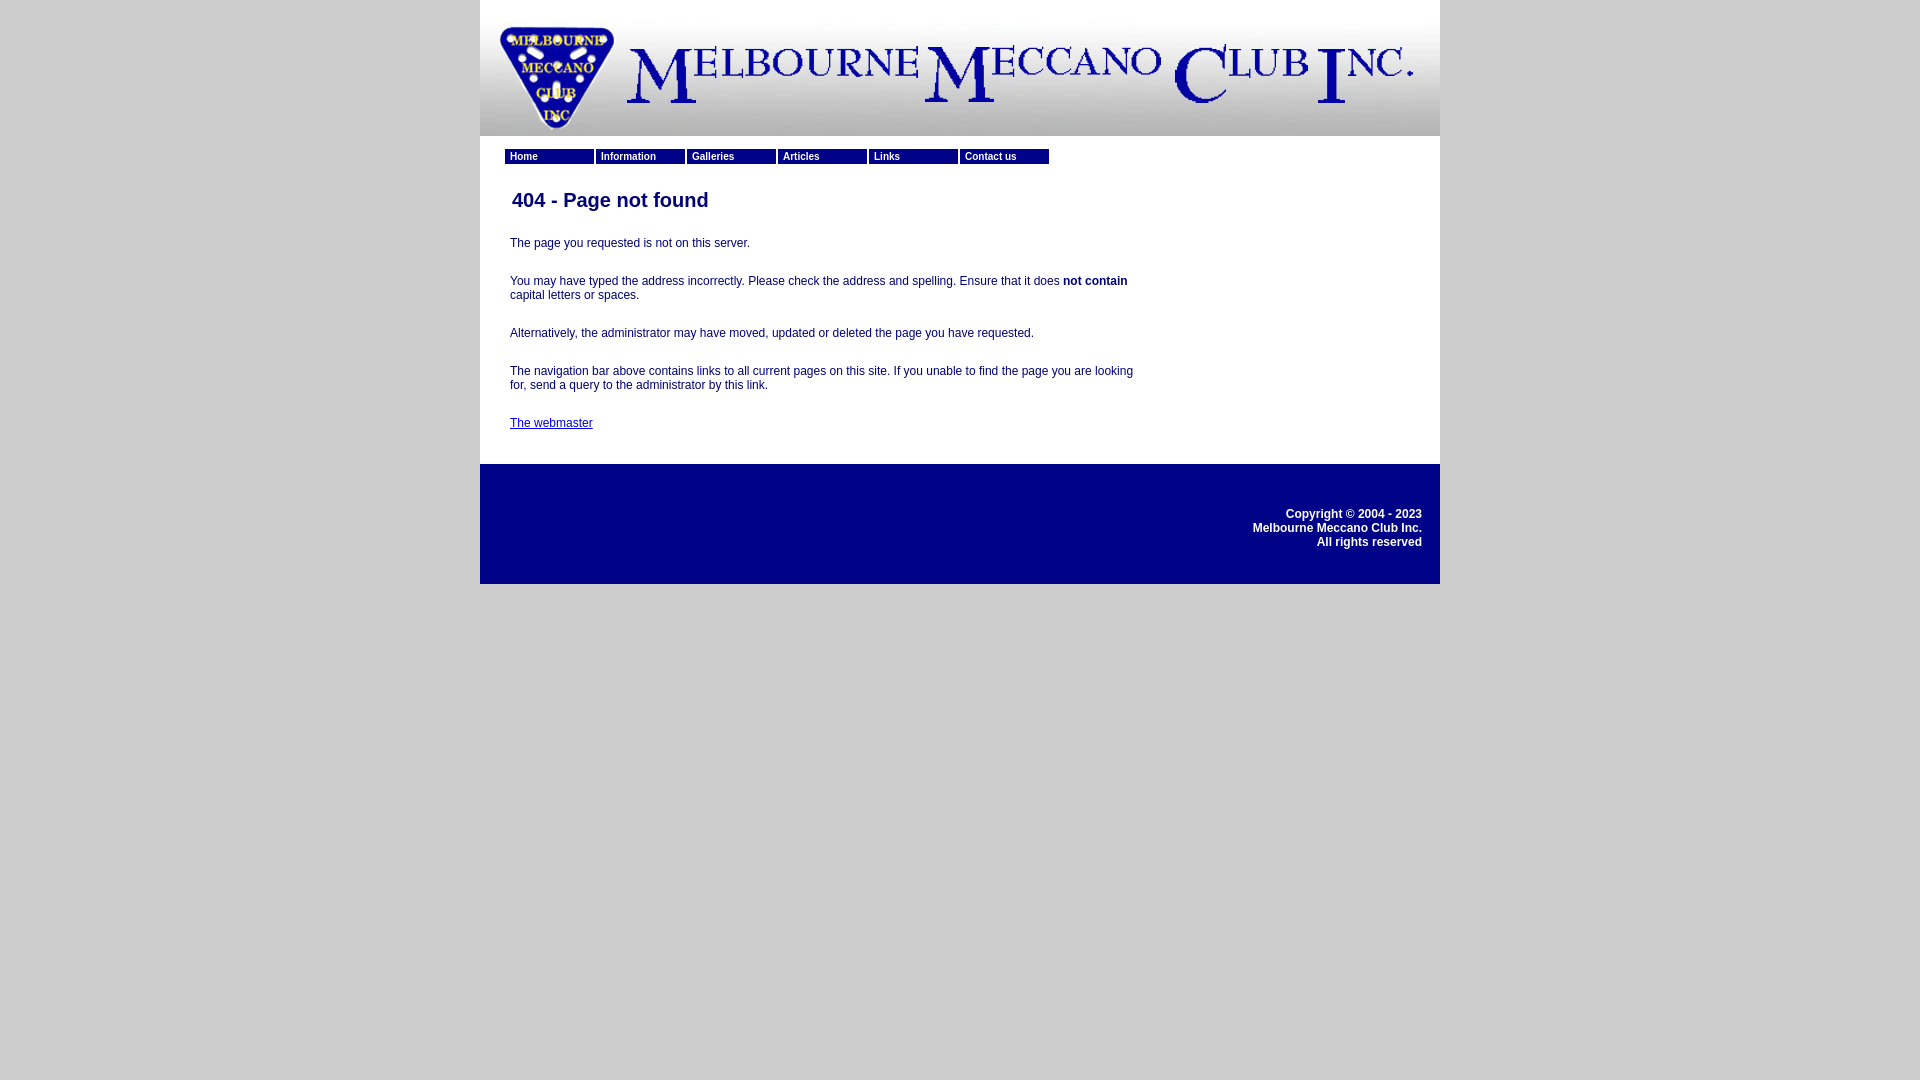 This screenshot has width=1920, height=1080. What do you see at coordinates (641, 155) in the screenshot?
I see `'Information'` at bounding box center [641, 155].